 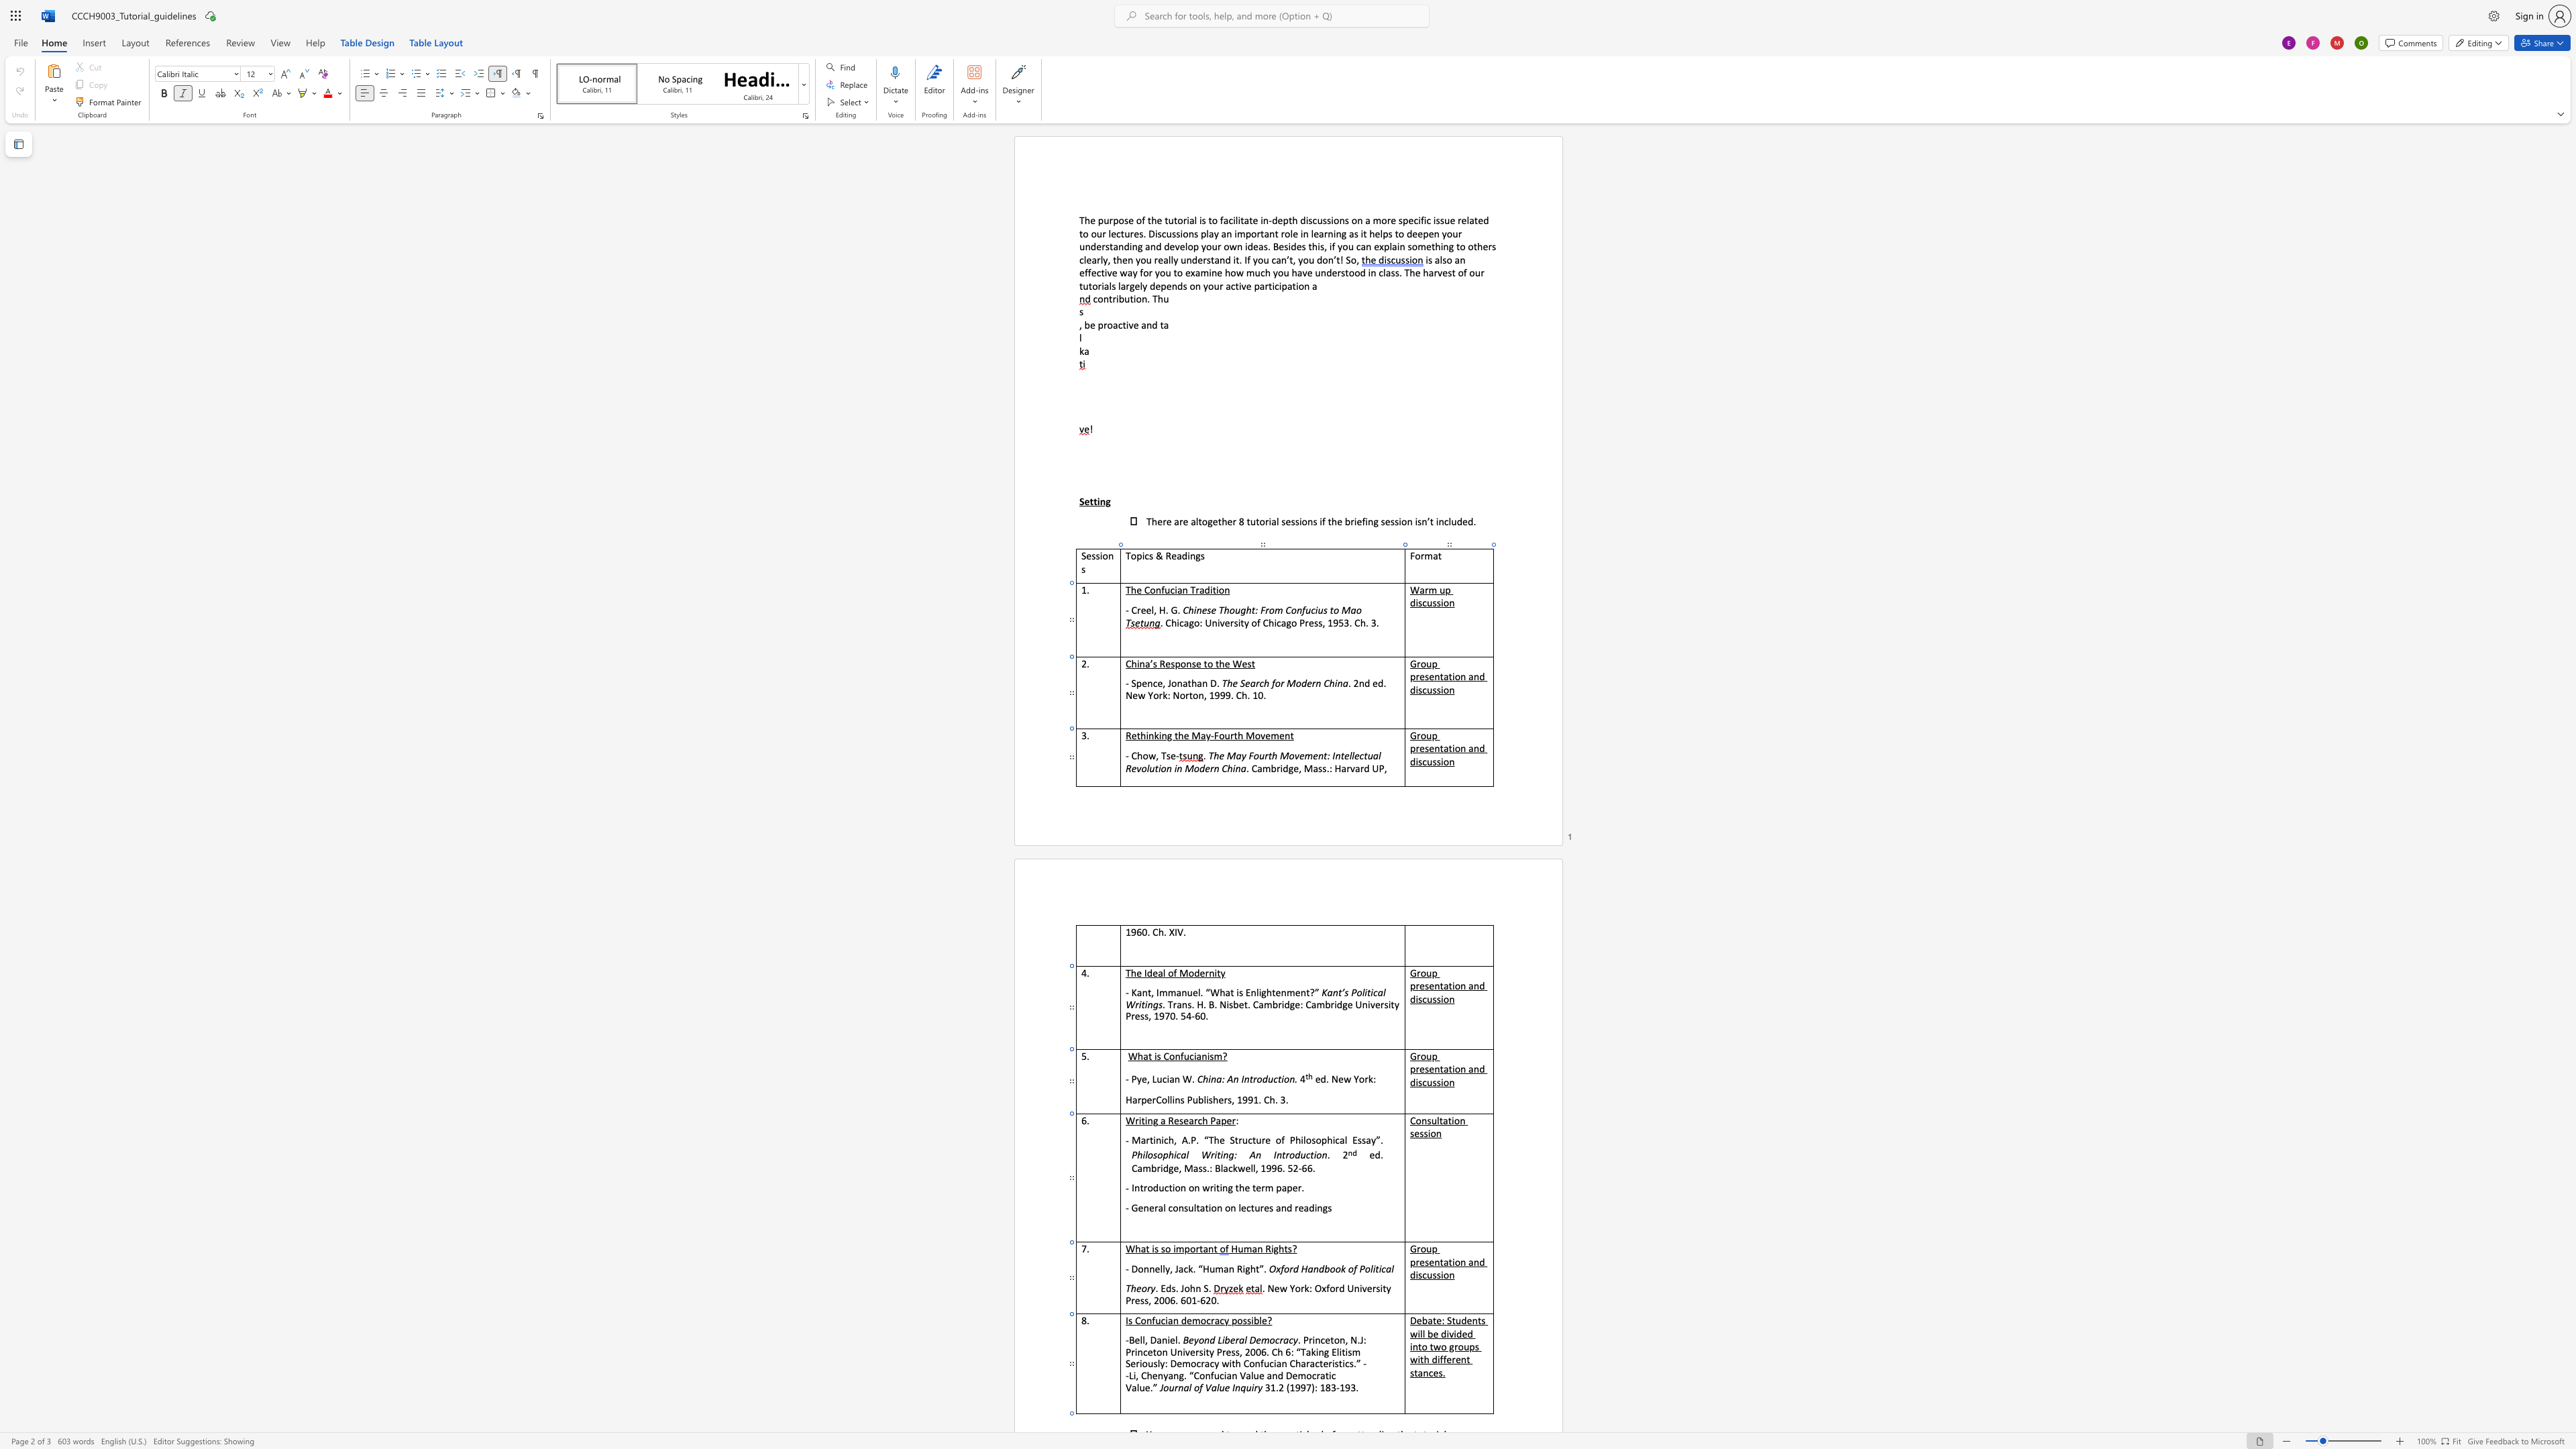 What do you see at coordinates (1468, 1346) in the screenshot?
I see `the space between the continuous character "u" and "p" in the text` at bounding box center [1468, 1346].